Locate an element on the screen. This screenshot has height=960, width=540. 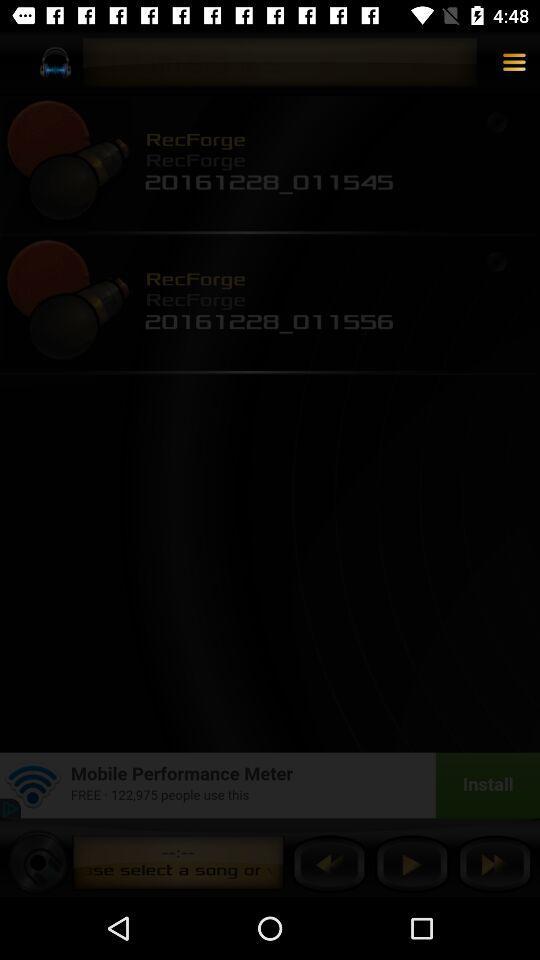
the first image of the page is located at coordinates (67, 162).